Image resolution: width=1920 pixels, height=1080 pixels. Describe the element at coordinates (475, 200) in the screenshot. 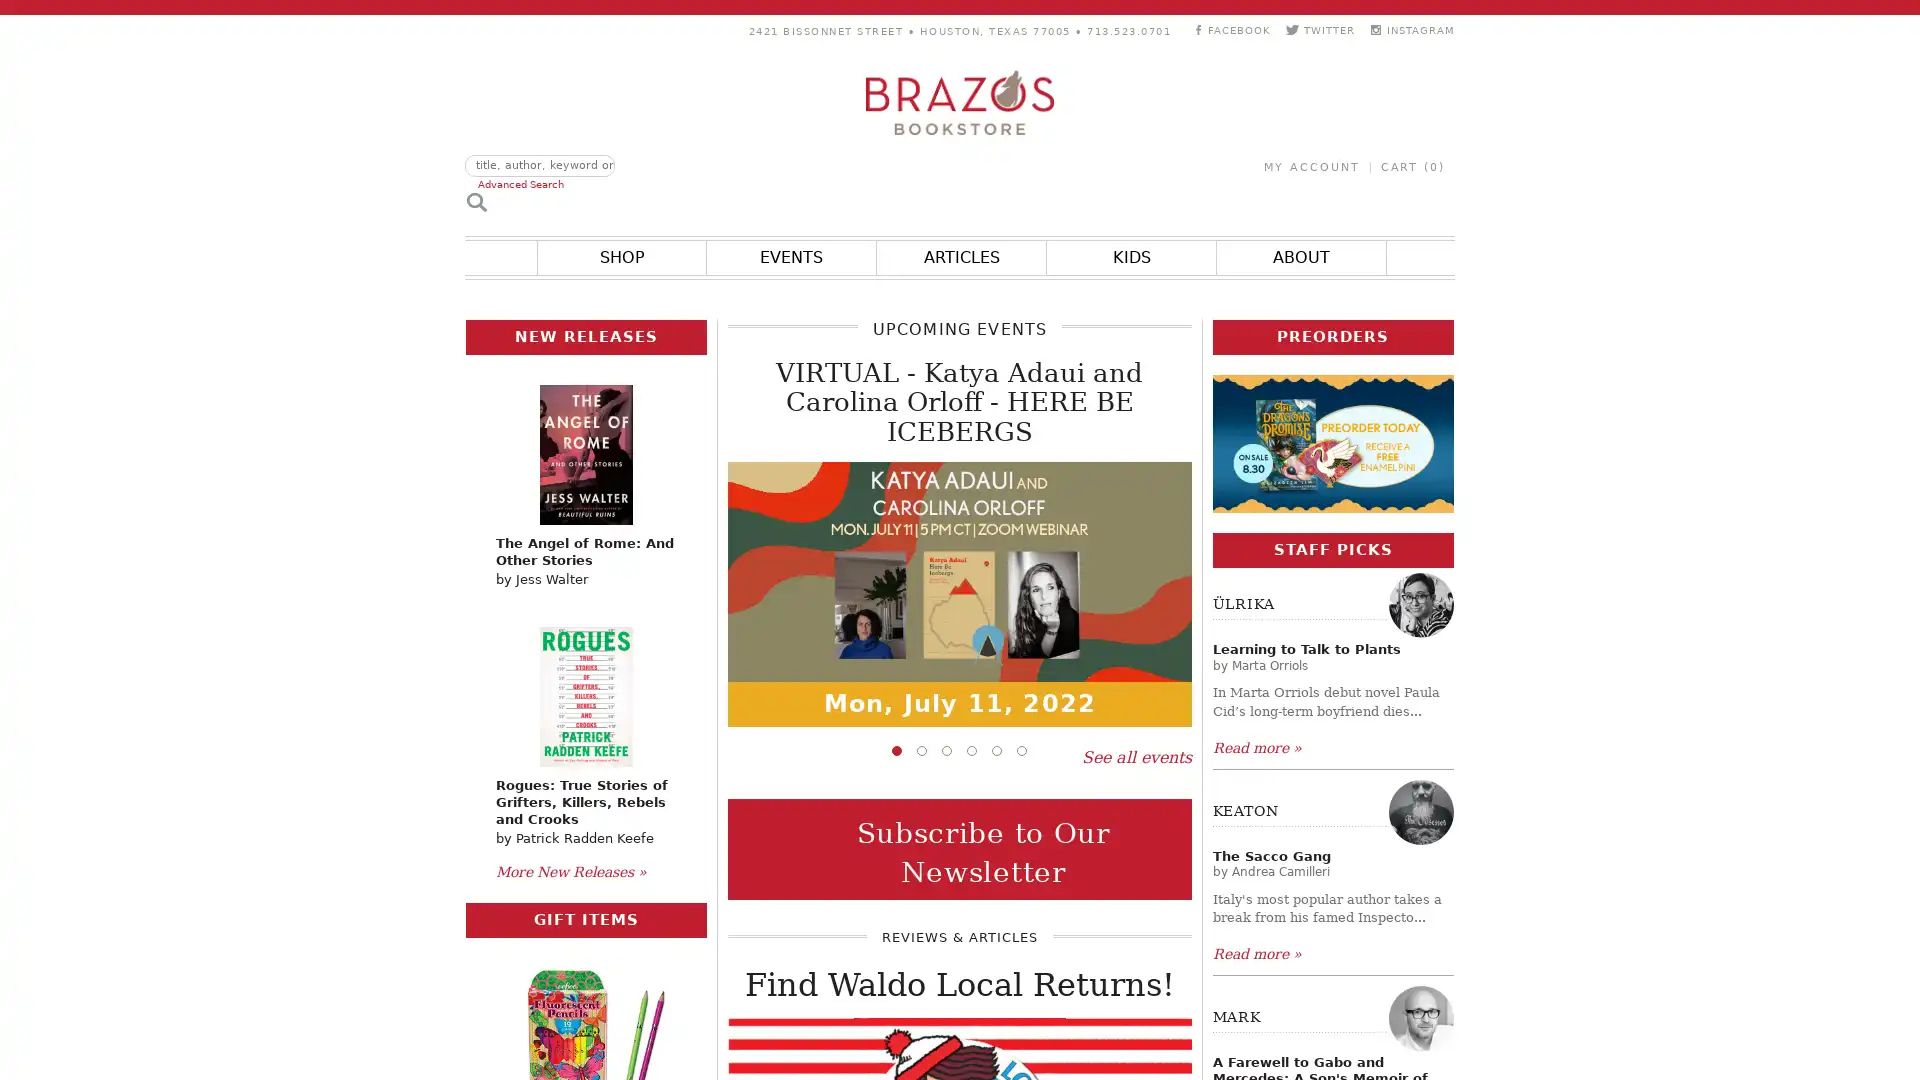

I see `Search` at that location.